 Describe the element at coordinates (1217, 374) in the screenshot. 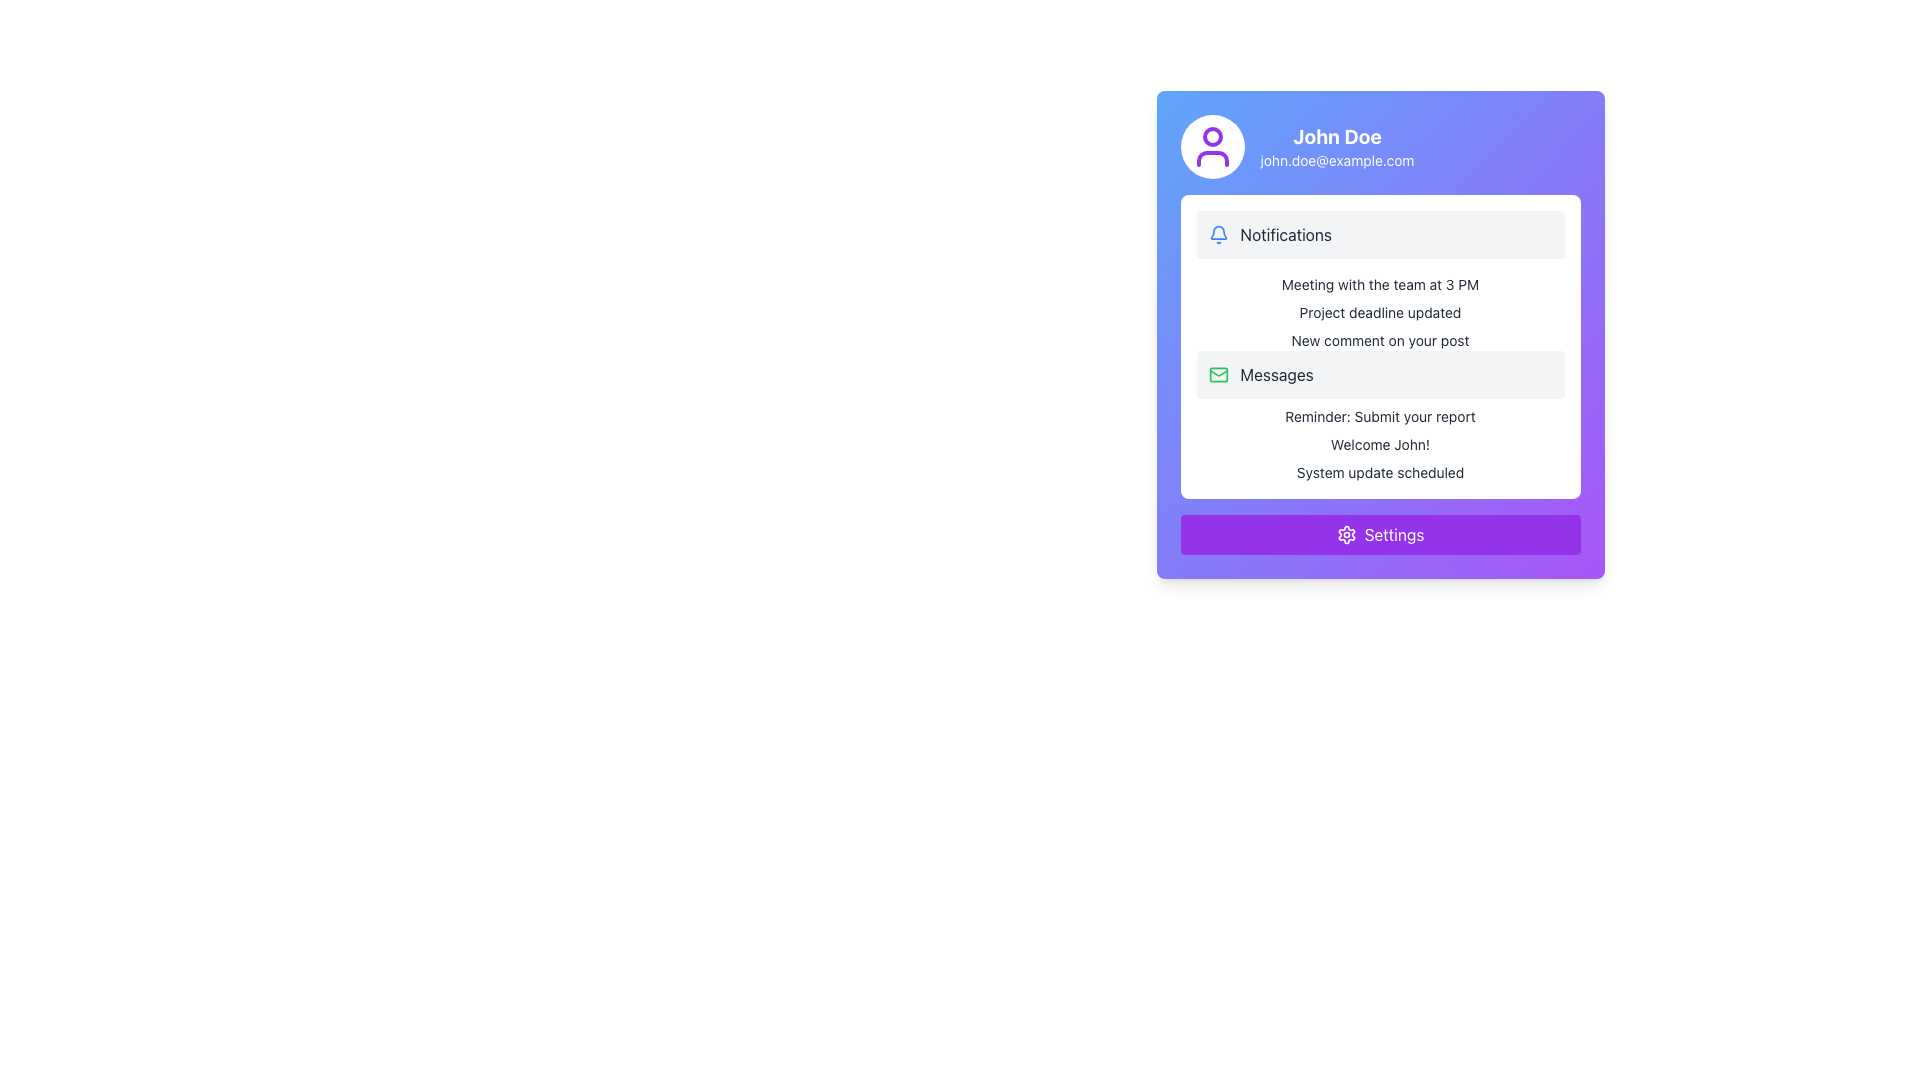

I see `the green-outlined envelope icon that is positioned next to the 'Messages' label in the user interface` at that location.